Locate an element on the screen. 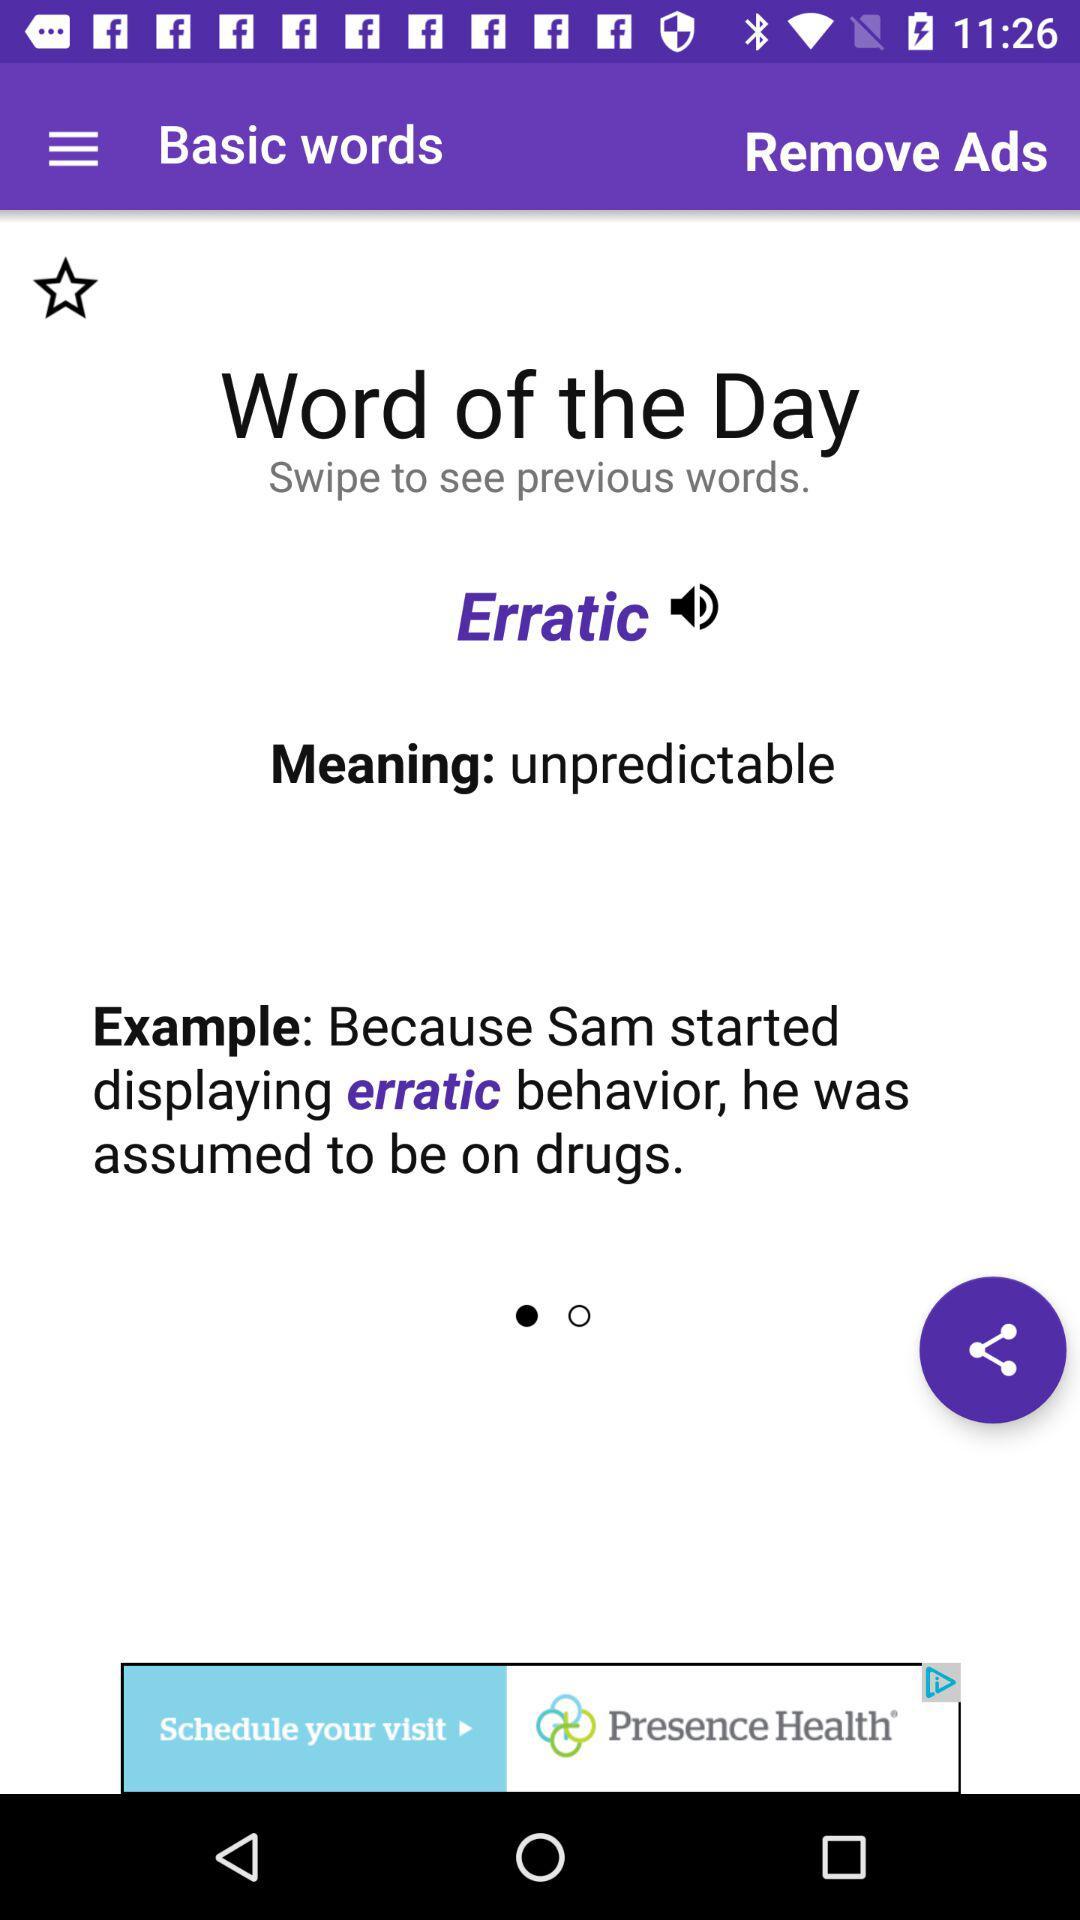  advertisement is located at coordinates (540, 1727).